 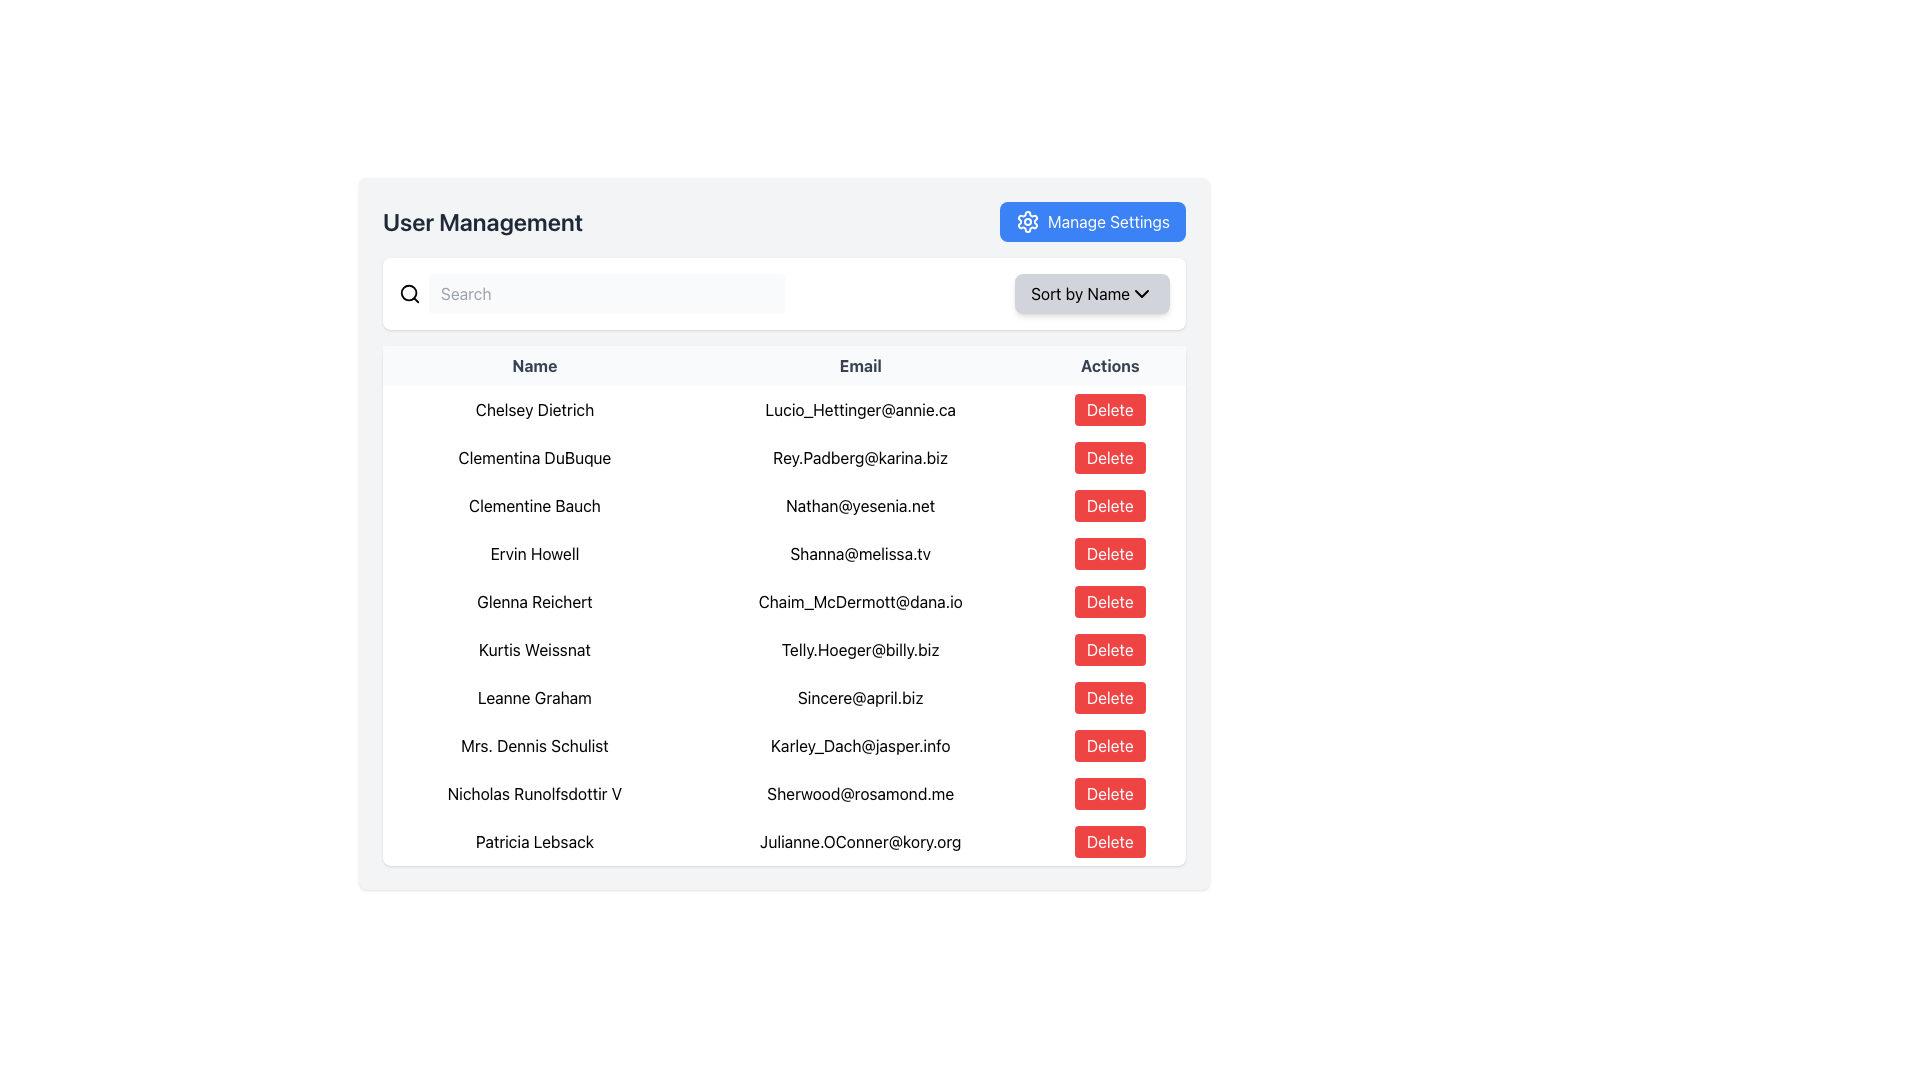 I want to click on keyboard navigation, so click(x=1109, y=458).